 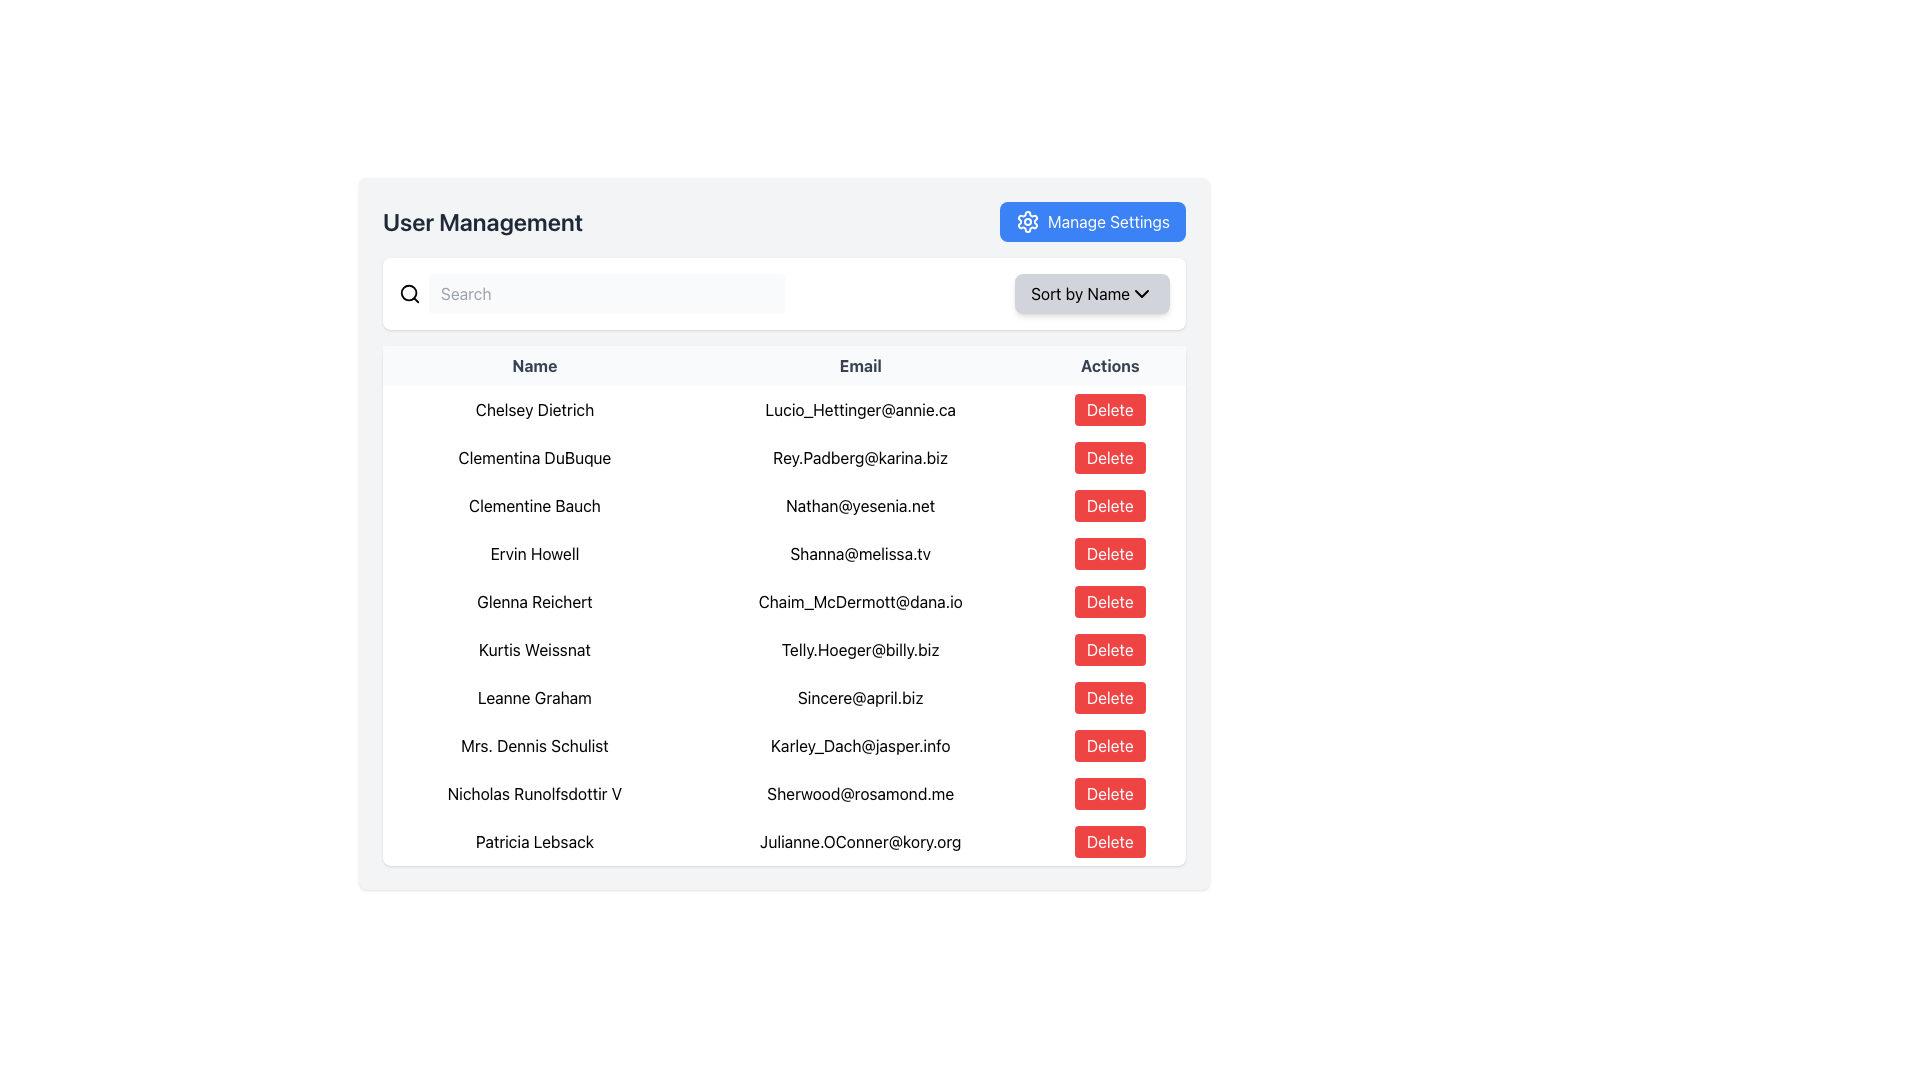 I want to click on keyboard navigation, so click(x=1109, y=458).